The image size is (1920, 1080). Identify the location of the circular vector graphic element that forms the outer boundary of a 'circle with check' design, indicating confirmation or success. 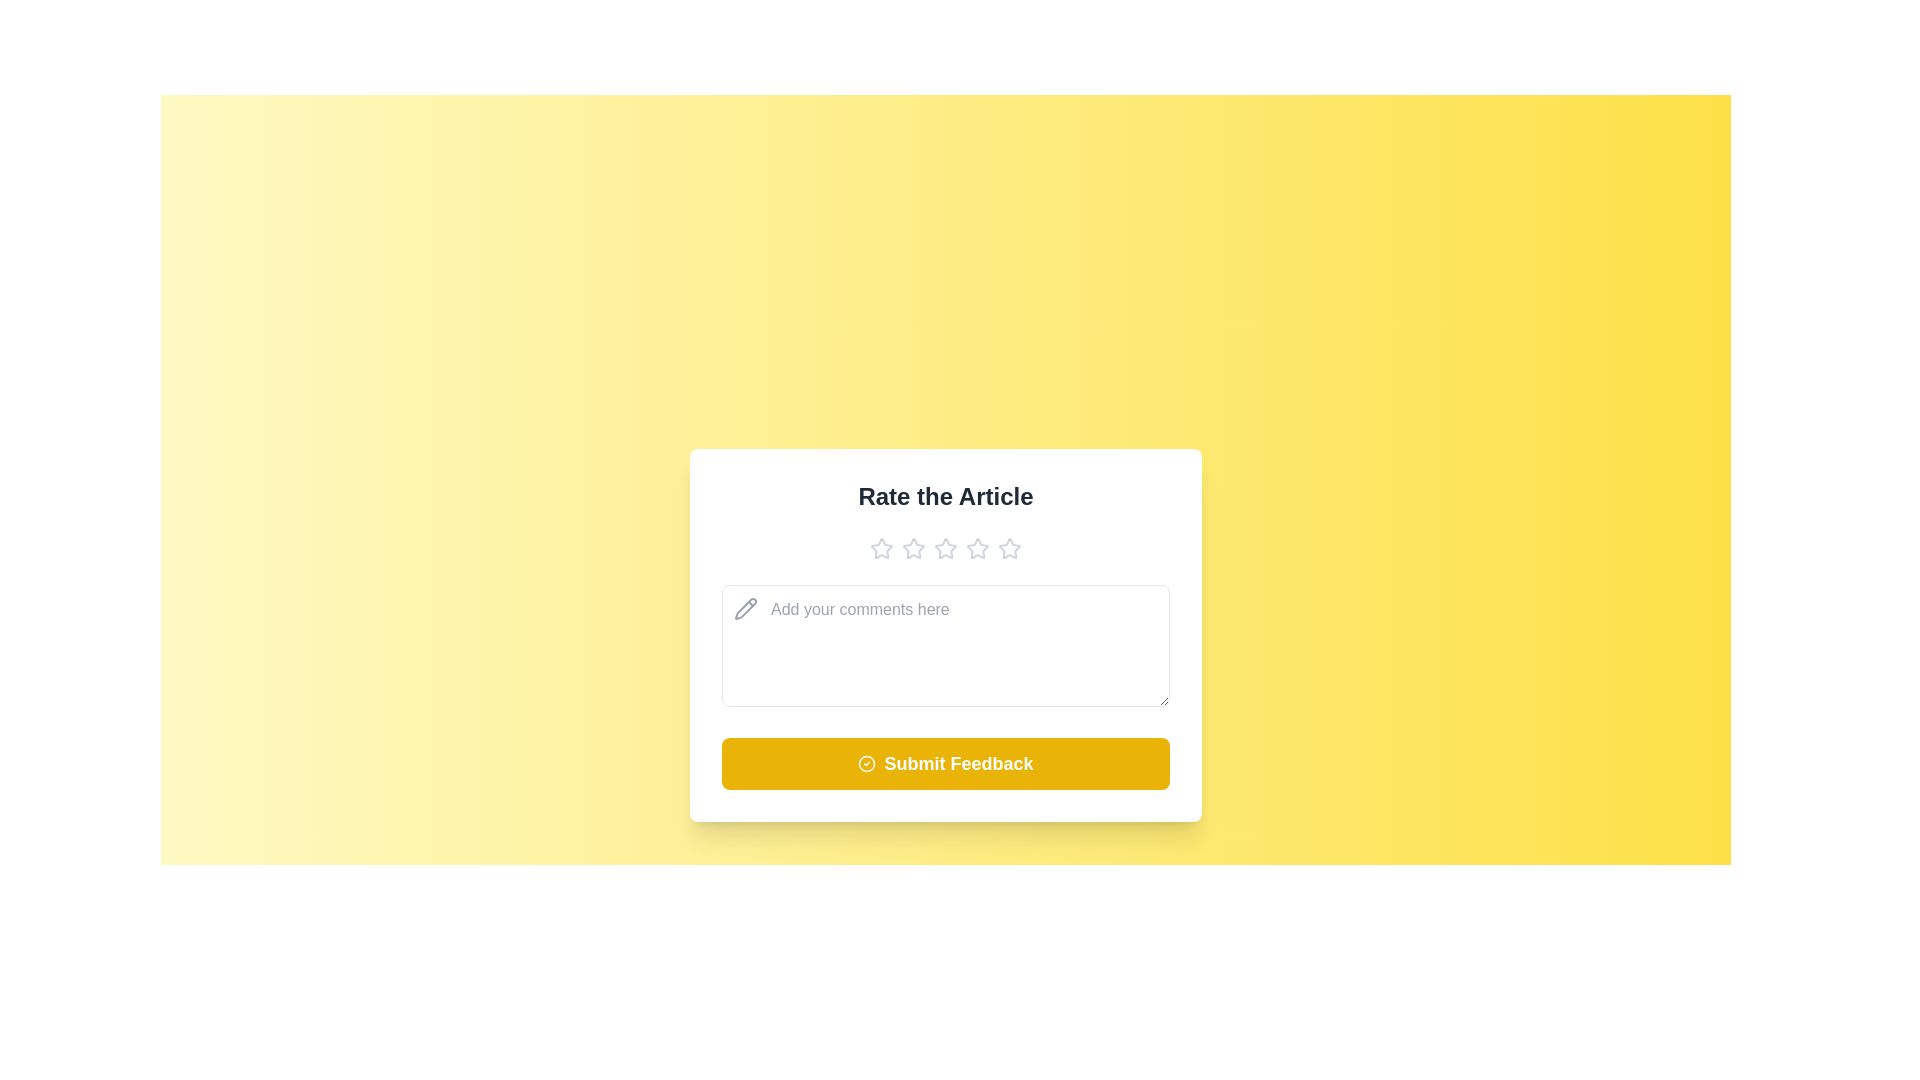
(867, 763).